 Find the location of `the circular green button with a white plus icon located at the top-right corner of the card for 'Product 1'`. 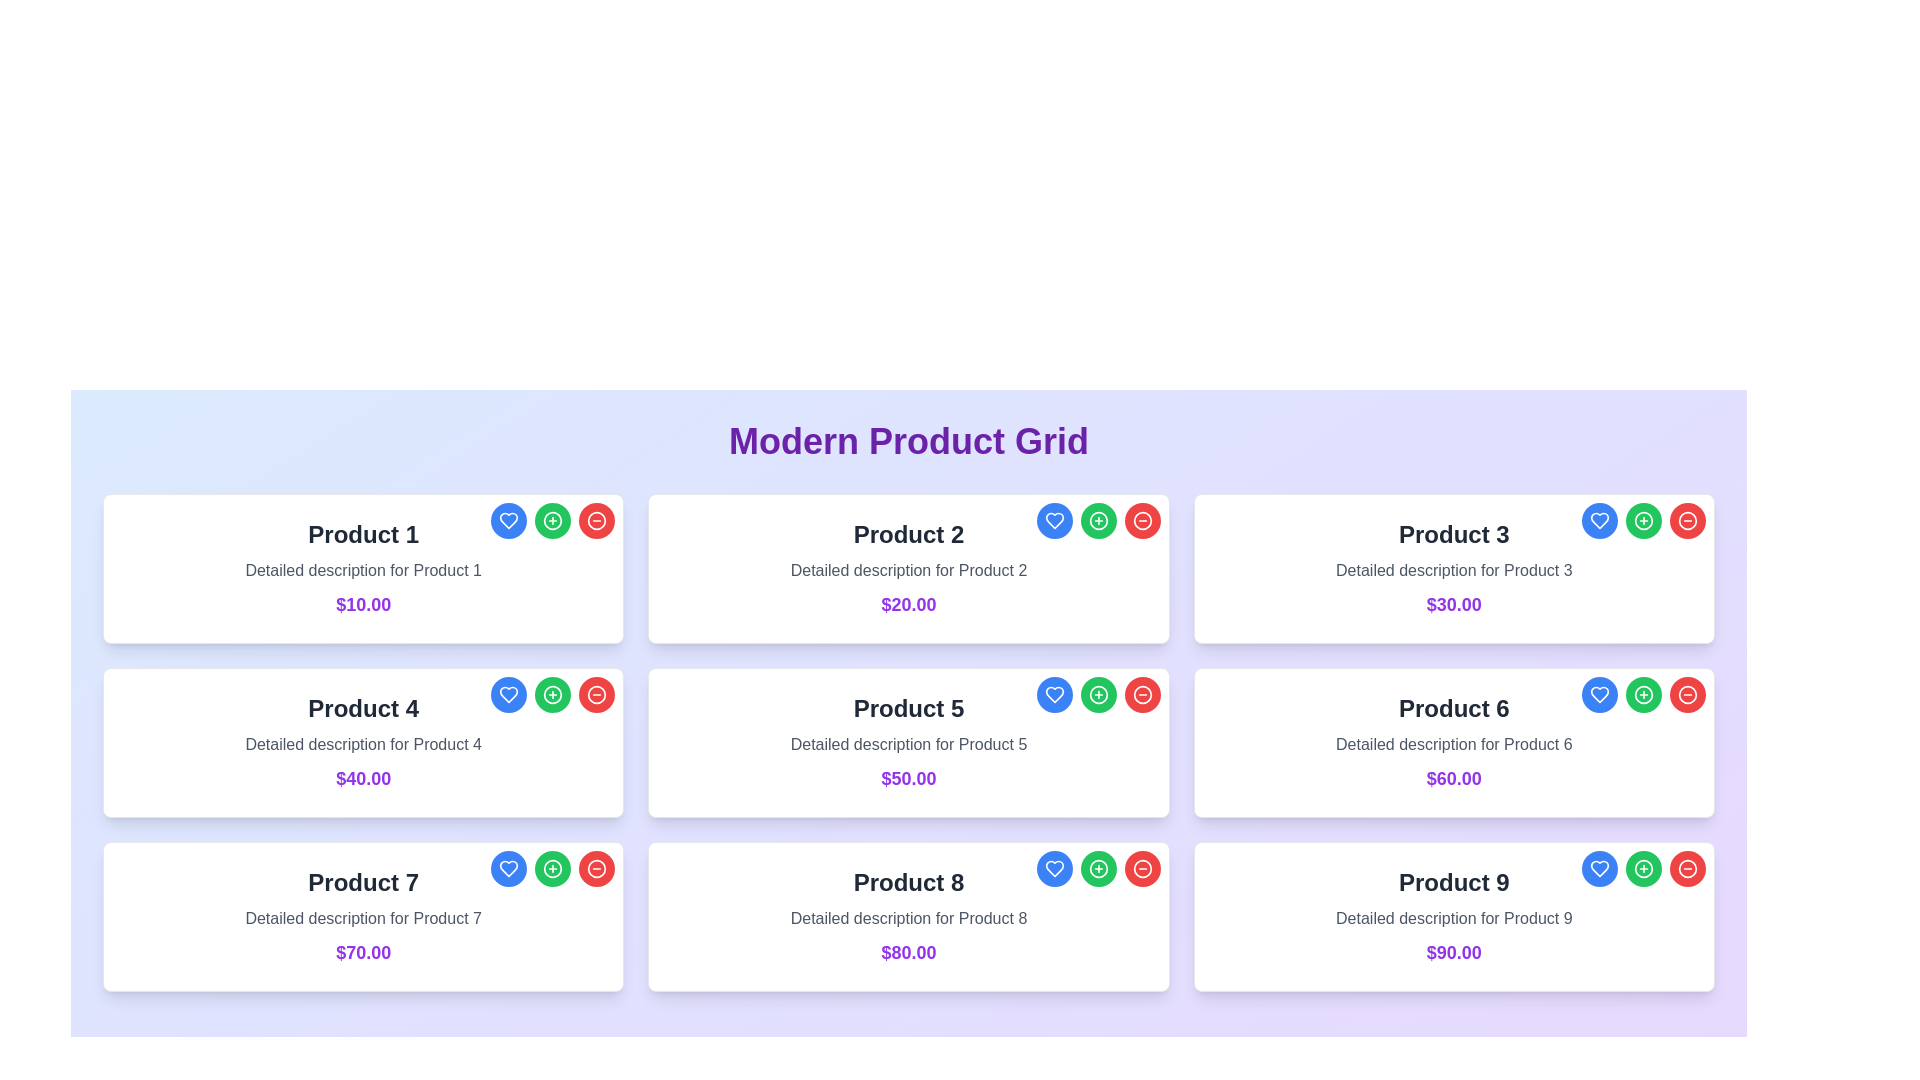

the circular green button with a white plus icon located at the top-right corner of the card for 'Product 1' is located at coordinates (553, 519).